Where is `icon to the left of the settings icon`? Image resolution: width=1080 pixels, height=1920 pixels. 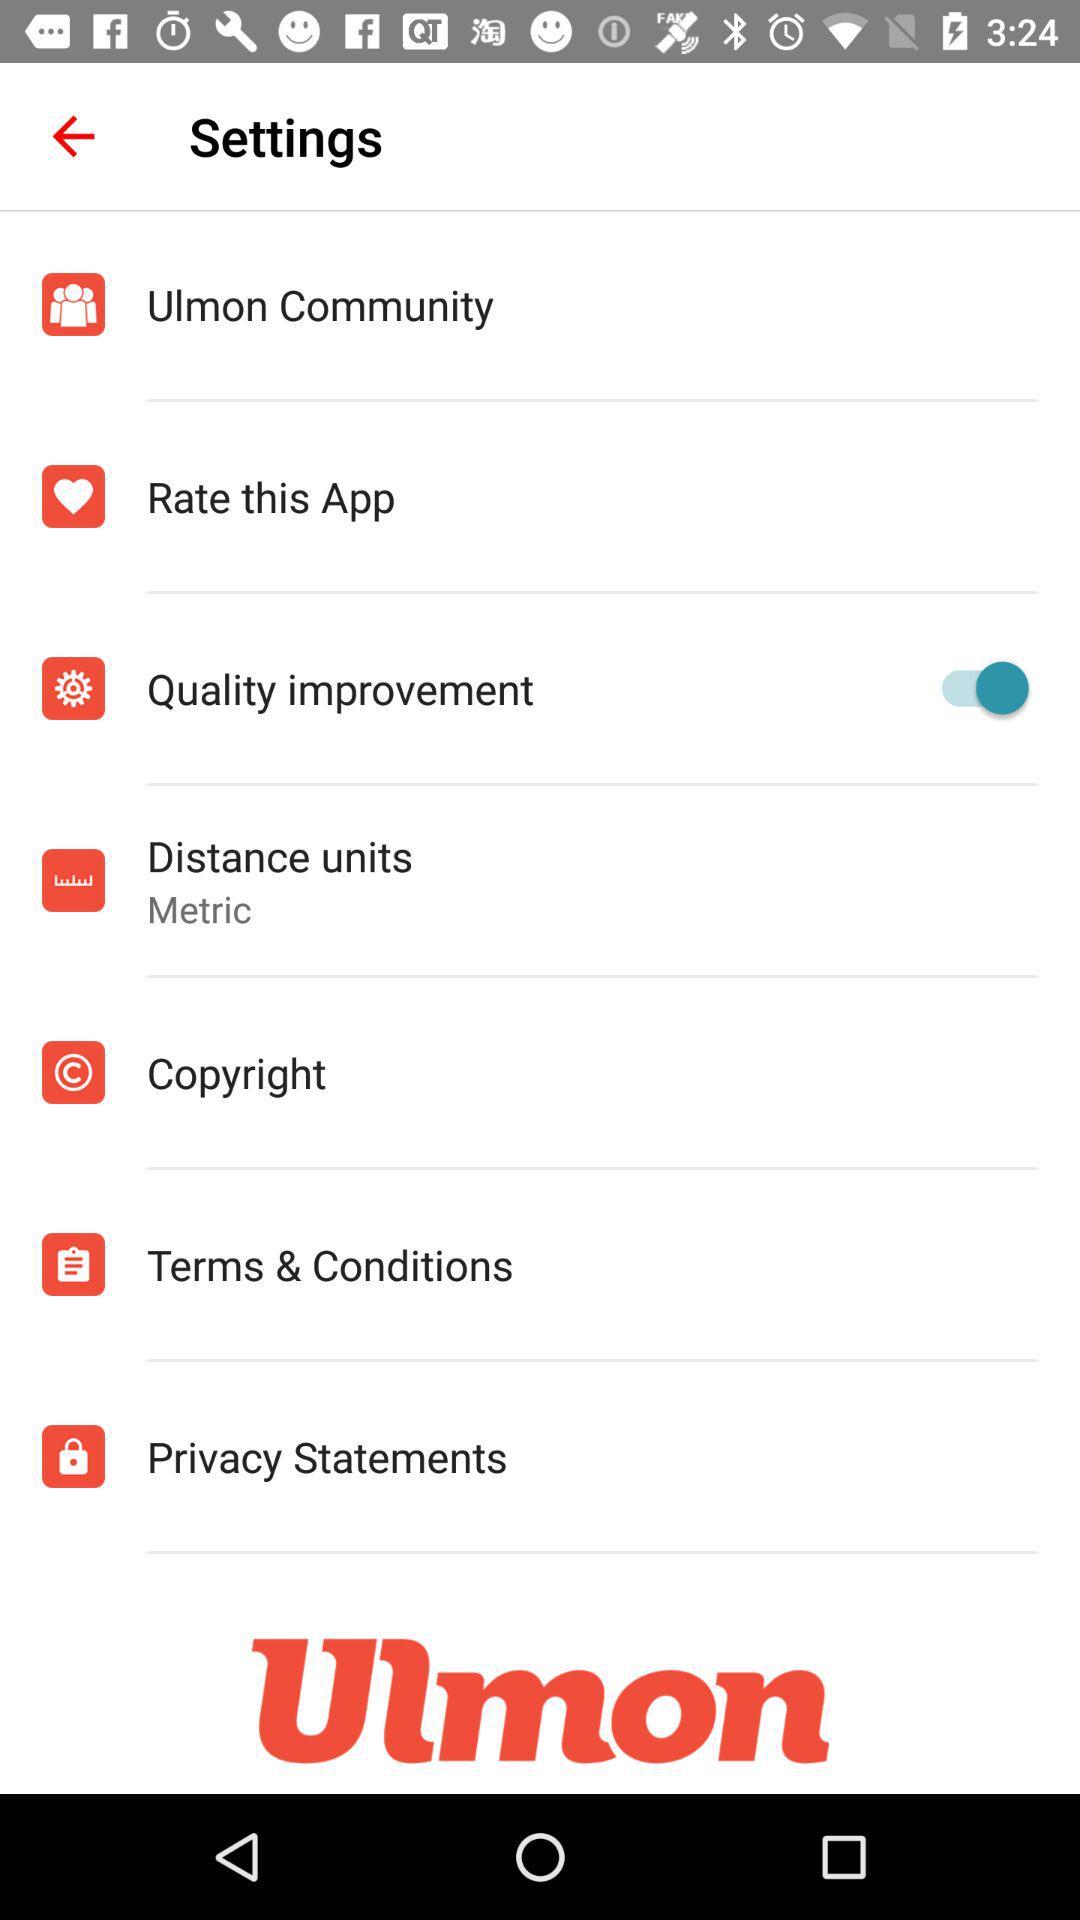 icon to the left of the settings icon is located at coordinates (72, 135).